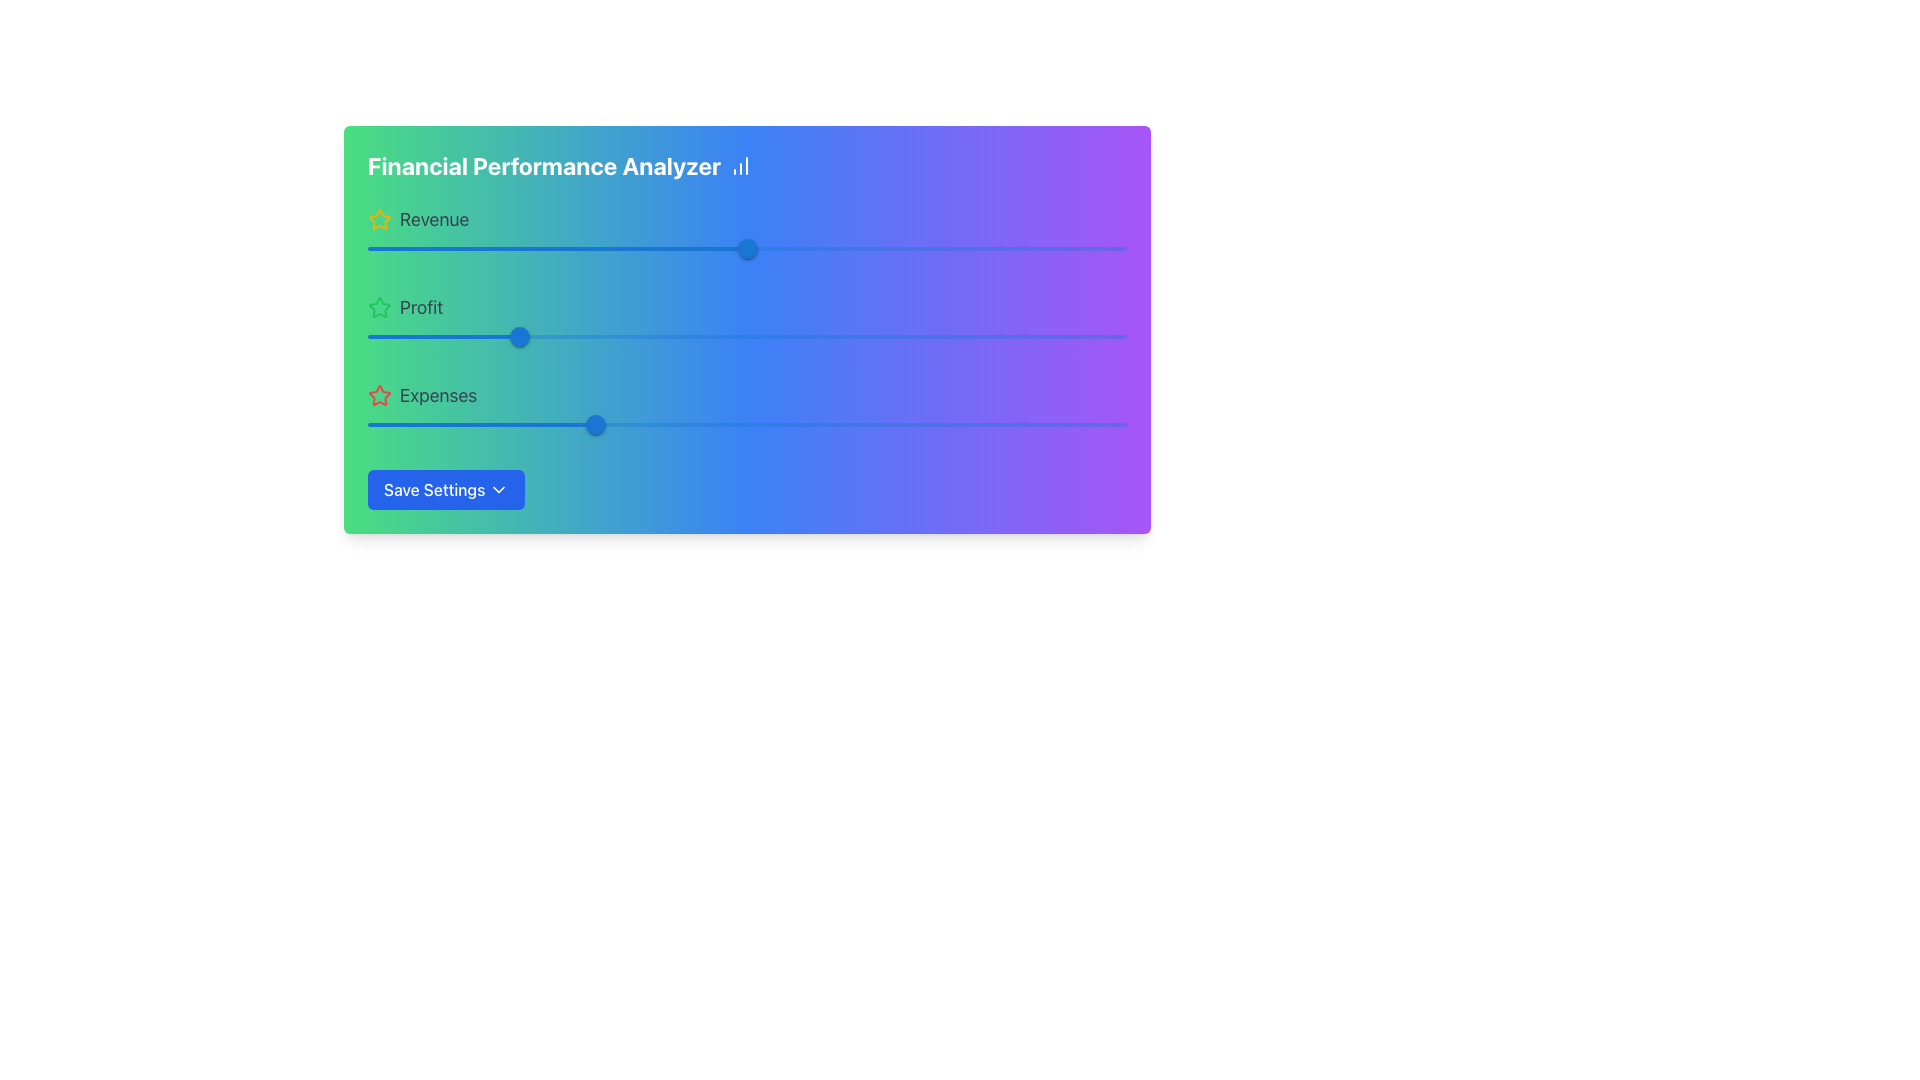 The image size is (1920, 1080). What do you see at coordinates (550, 423) in the screenshot?
I see `the Expenses slider` at bounding box center [550, 423].